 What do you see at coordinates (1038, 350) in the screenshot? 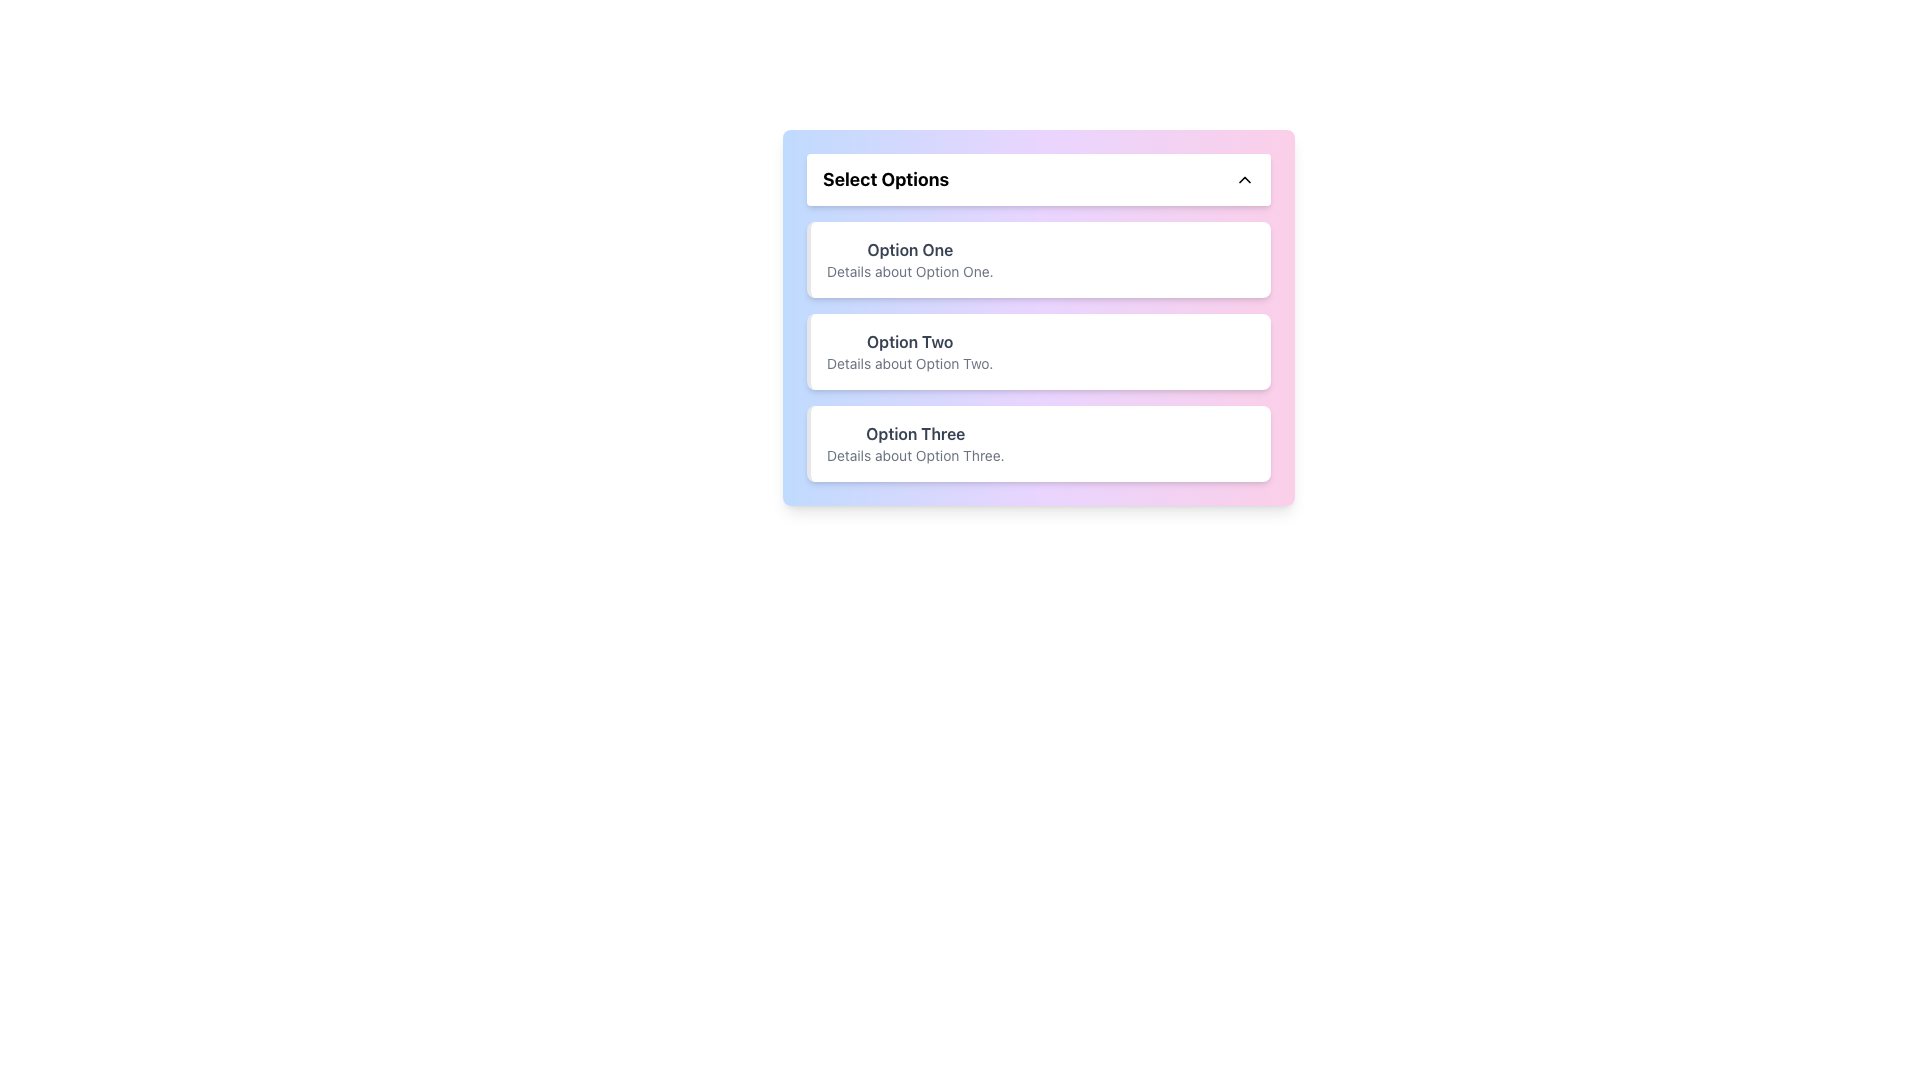
I see `the second selectable card in the list that represents 'Option Two'` at bounding box center [1038, 350].